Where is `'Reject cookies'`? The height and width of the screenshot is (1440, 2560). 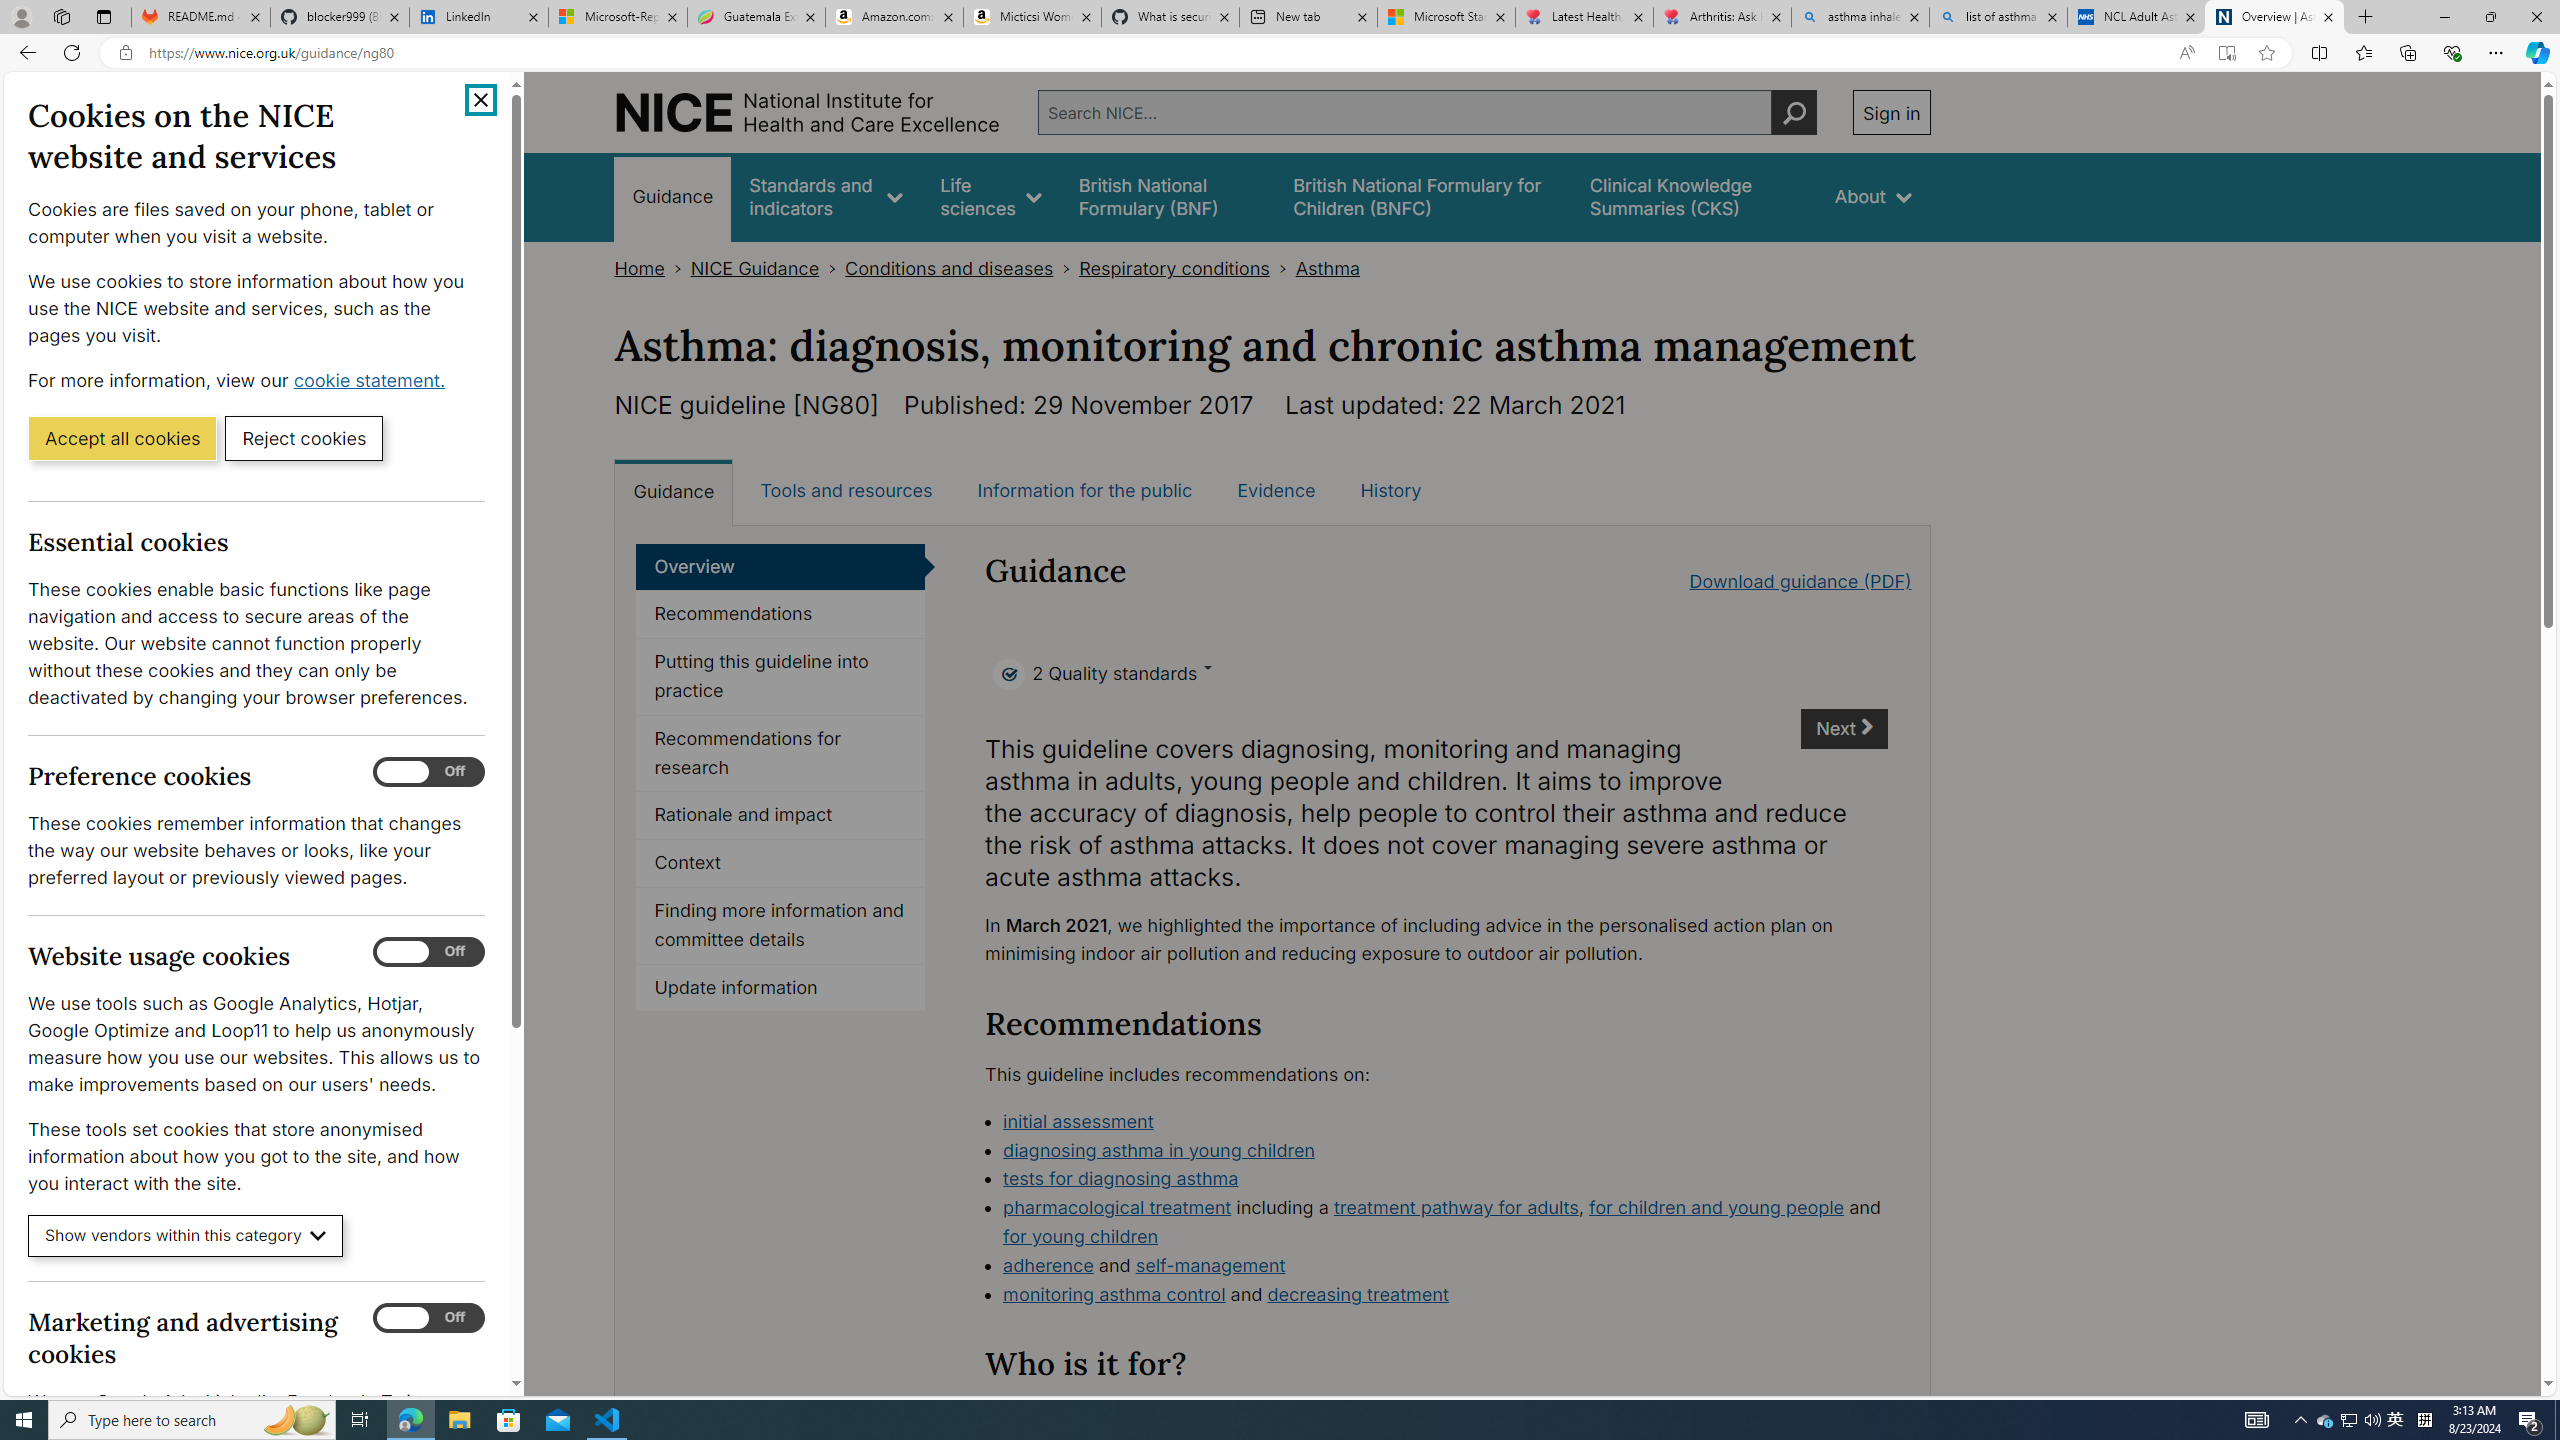
'Reject cookies' is located at coordinates (303, 436).